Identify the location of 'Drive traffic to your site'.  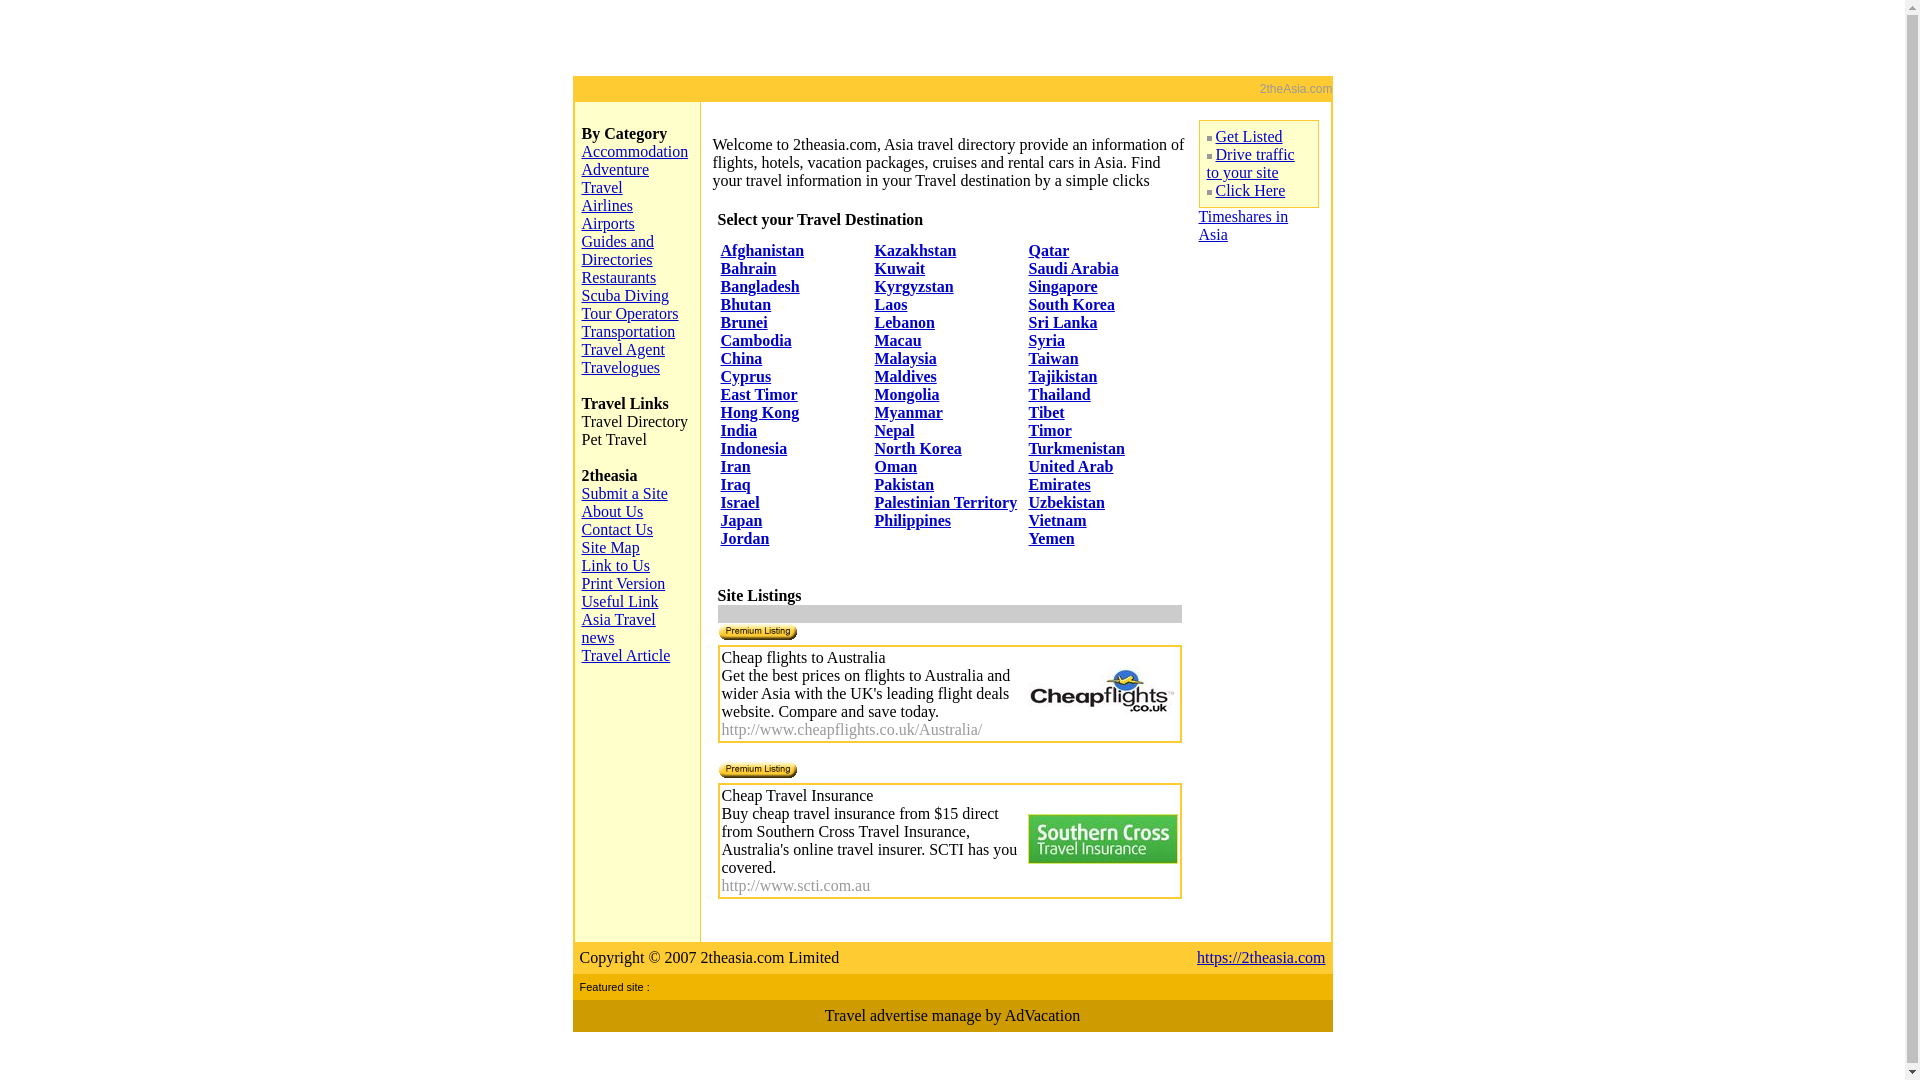
(1248, 162).